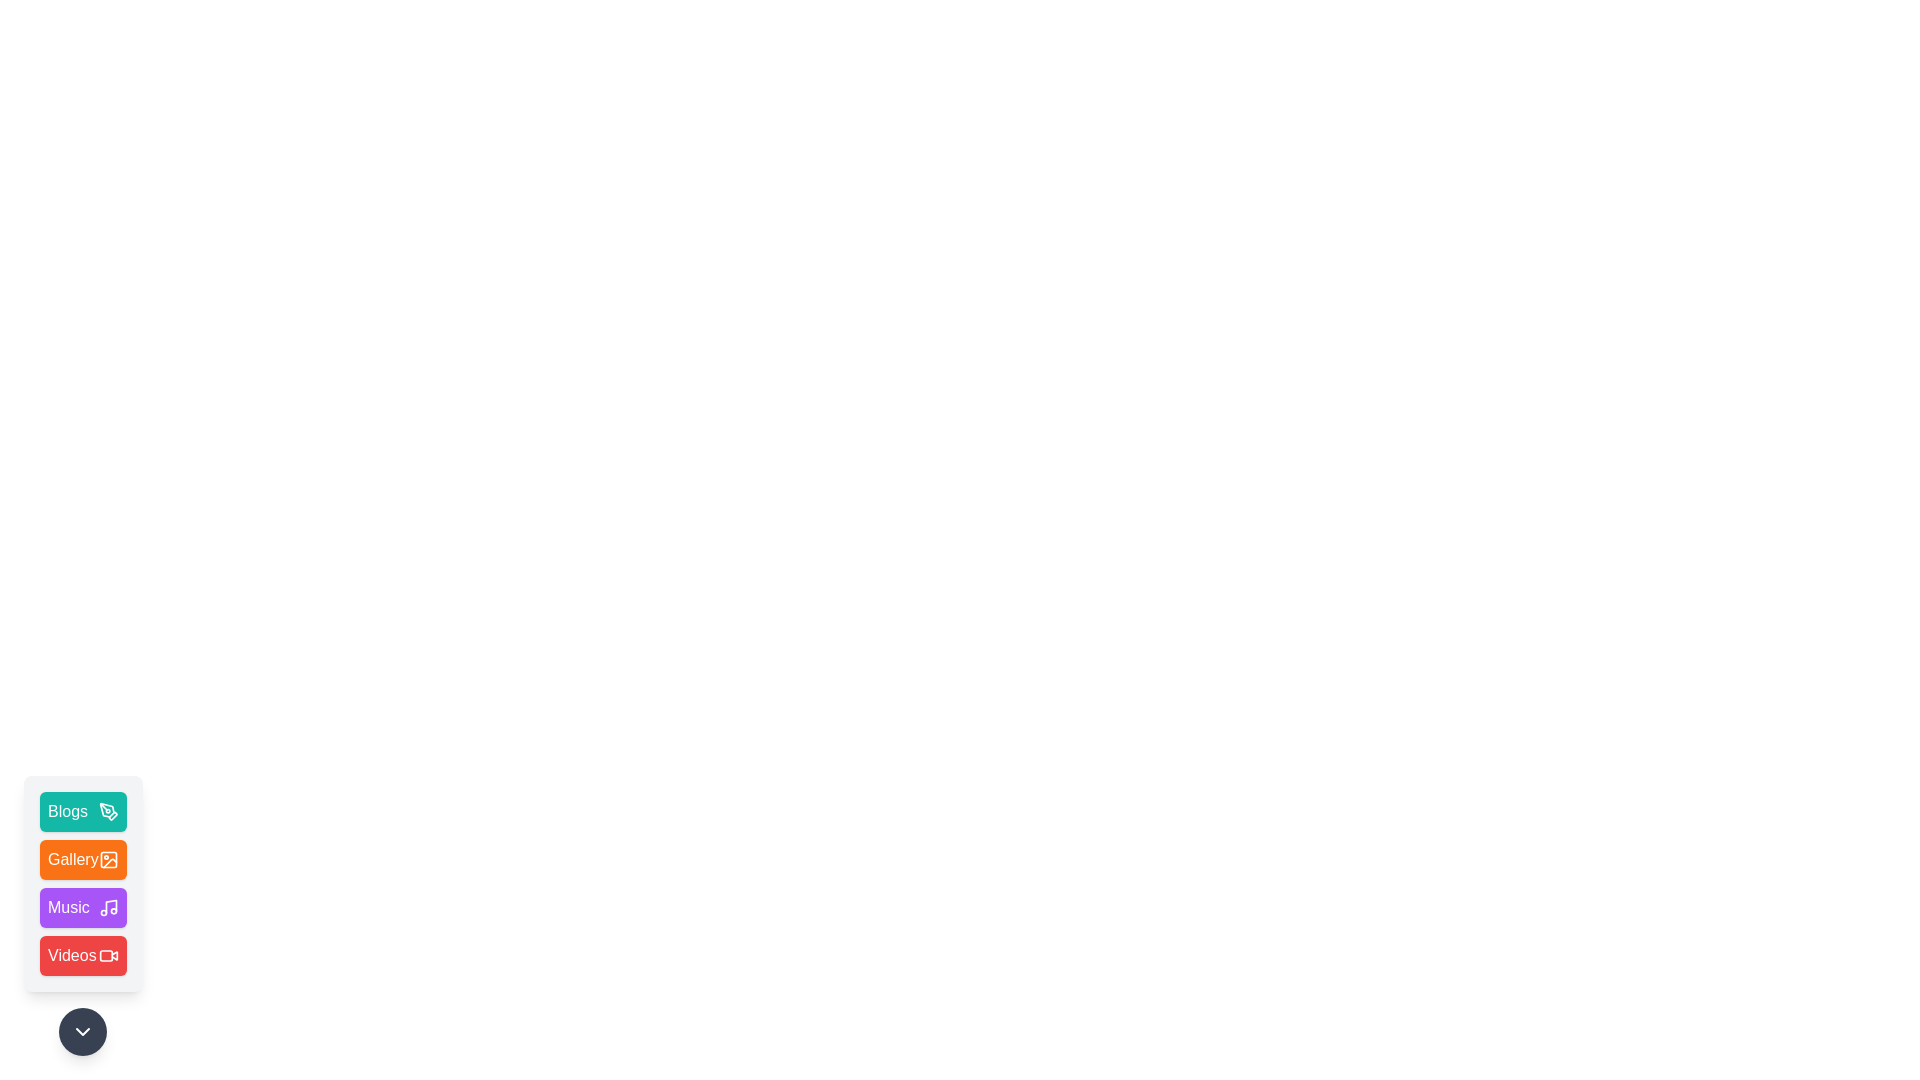  Describe the element at coordinates (82, 859) in the screenshot. I see `the Gallery menu item to interact with it` at that location.